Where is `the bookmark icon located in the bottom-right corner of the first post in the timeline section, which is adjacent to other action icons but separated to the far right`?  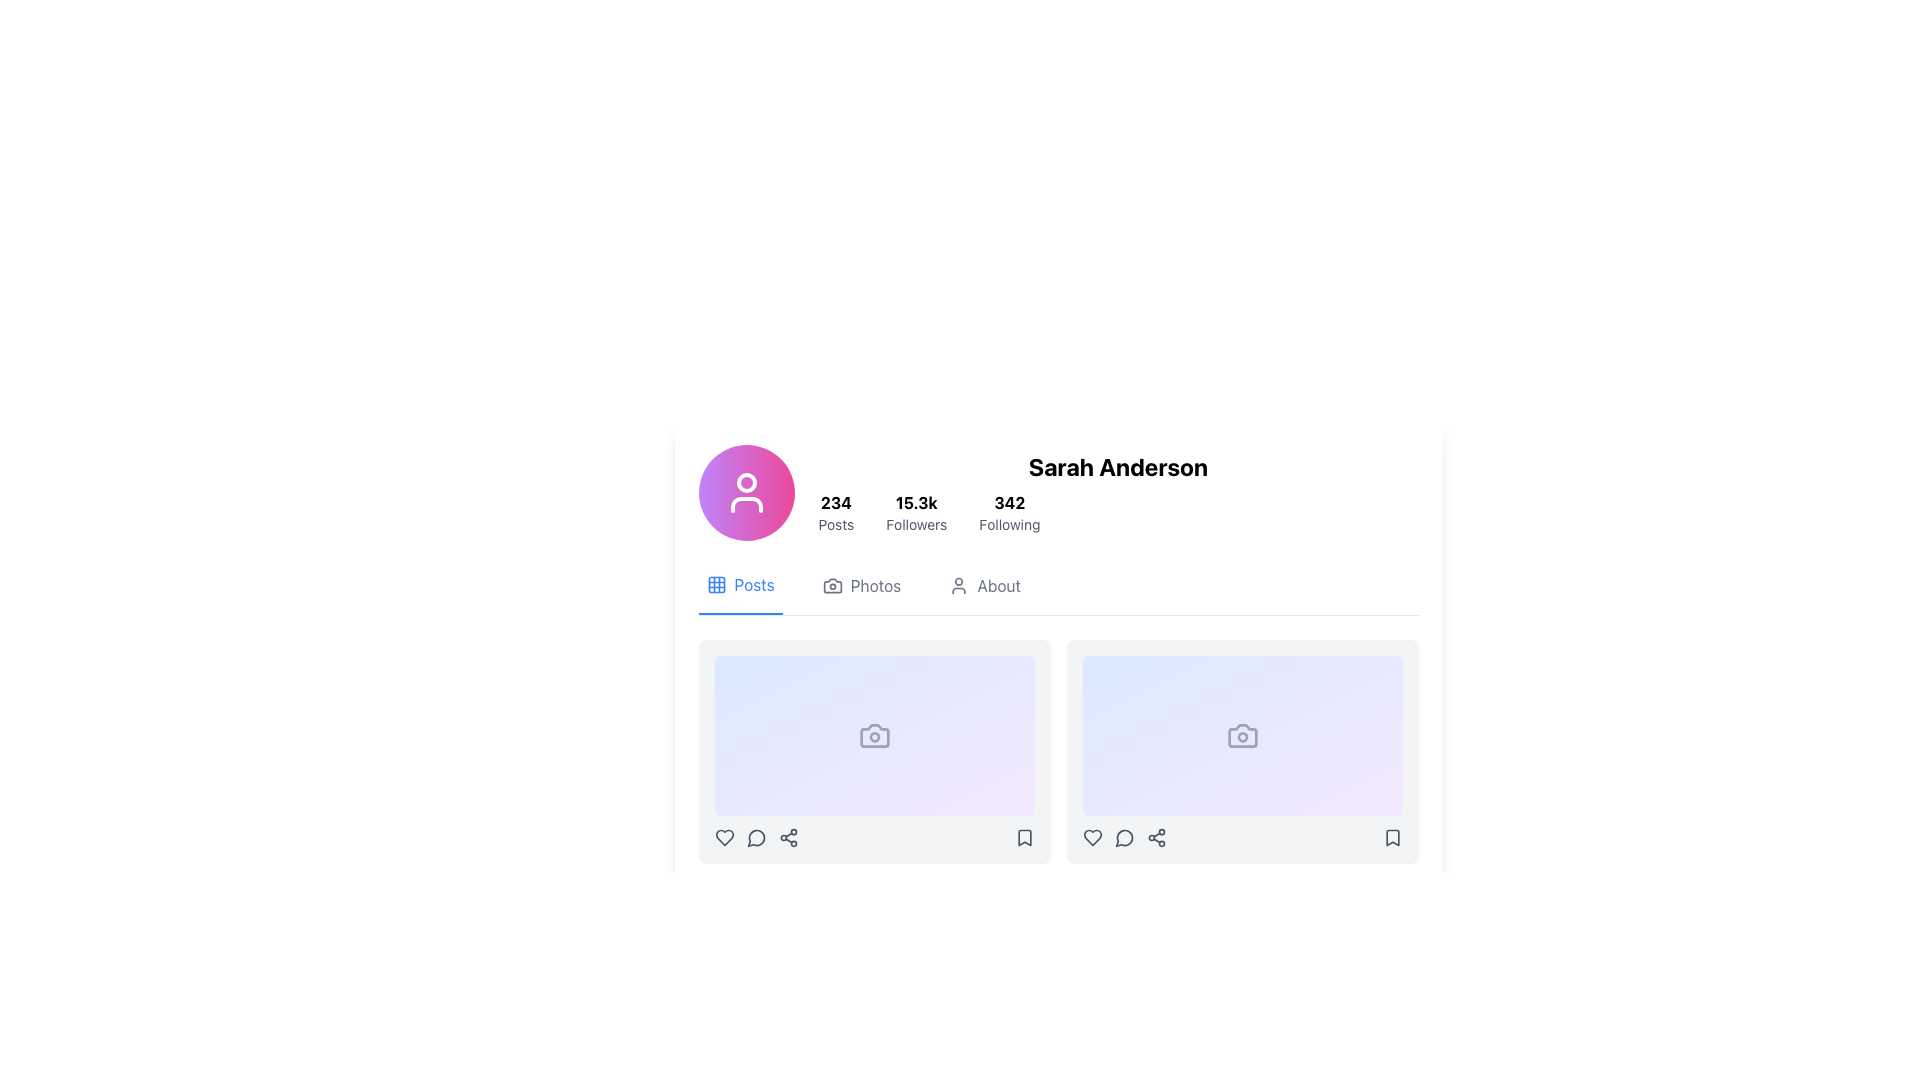
the bookmark icon located in the bottom-right corner of the first post in the timeline section, which is adjacent to other action icons but separated to the far right is located at coordinates (1024, 837).